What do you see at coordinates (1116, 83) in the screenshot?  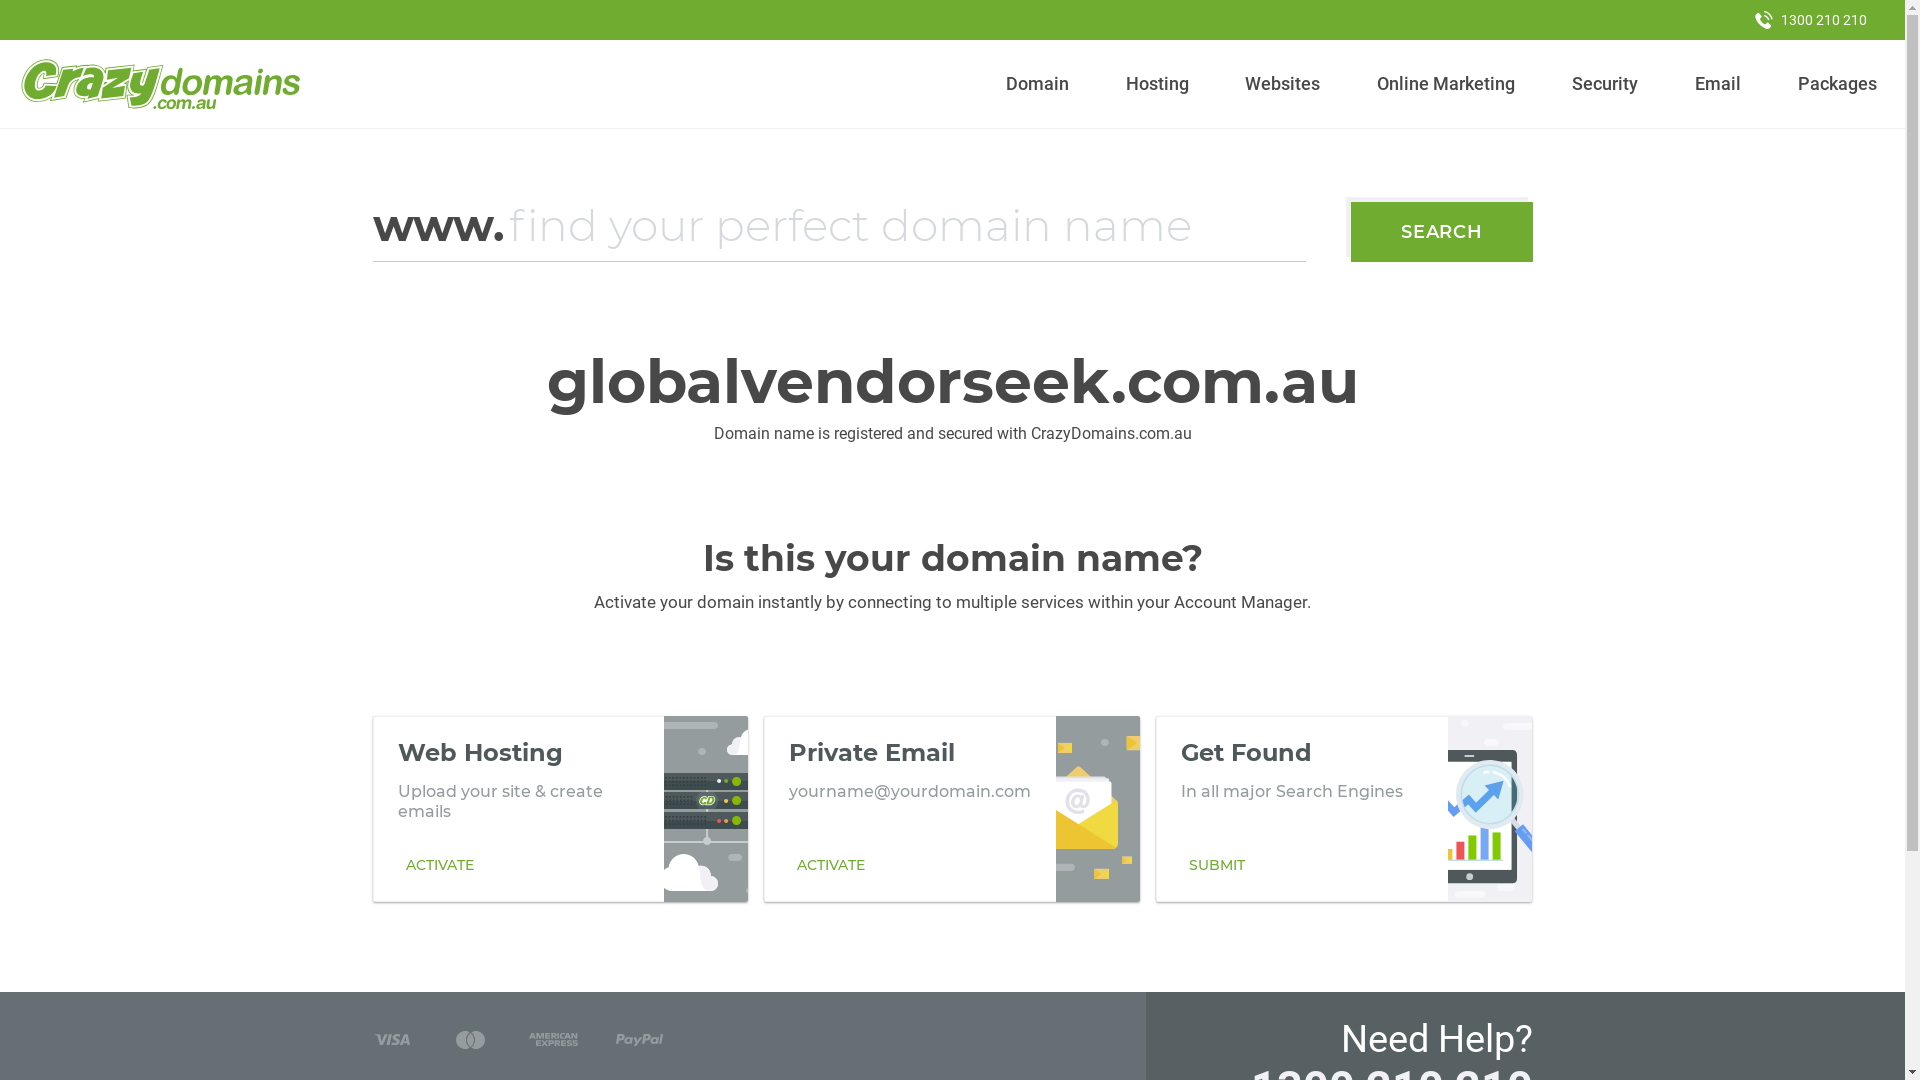 I see `'Hosting'` at bounding box center [1116, 83].